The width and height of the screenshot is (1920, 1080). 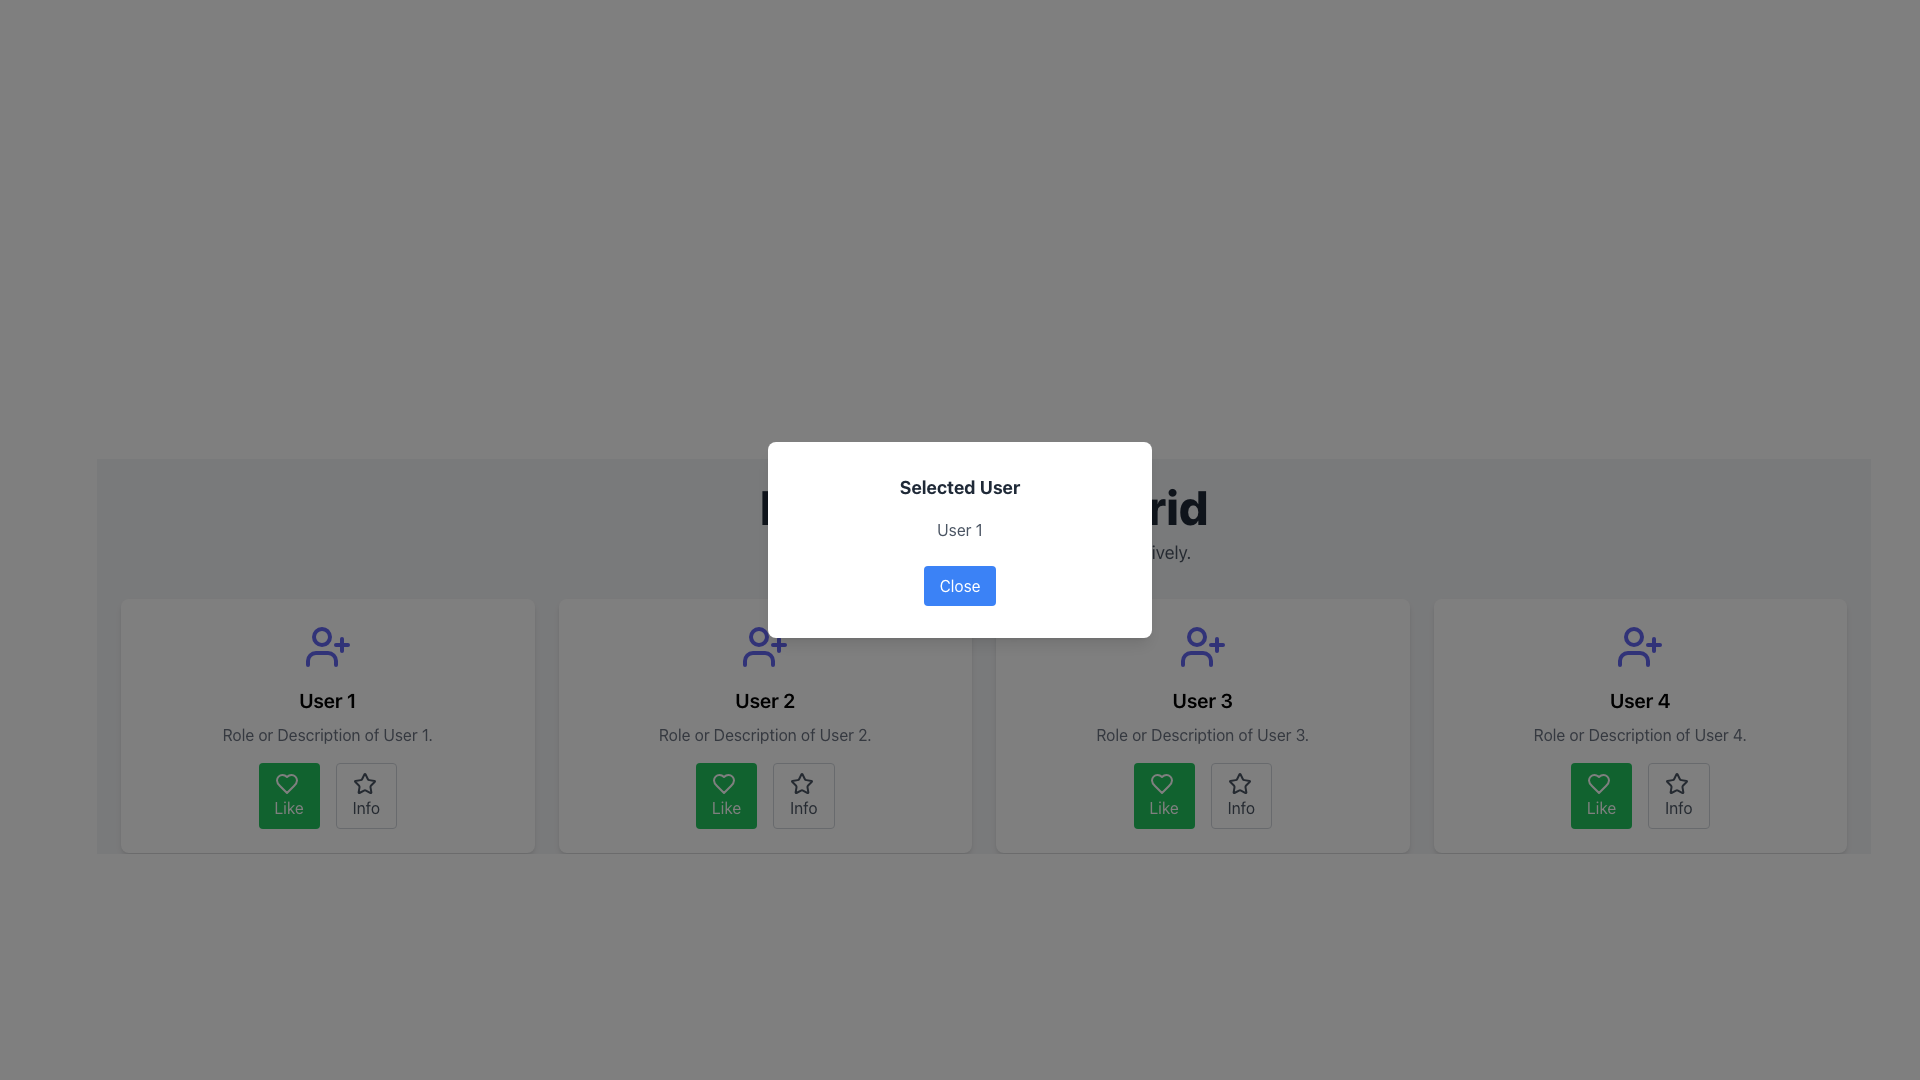 What do you see at coordinates (364, 782) in the screenshot?
I see `the star-shaped icon located in the center of the 'Info' button within the card for 'User 1'` at bounding box center [364, 782].